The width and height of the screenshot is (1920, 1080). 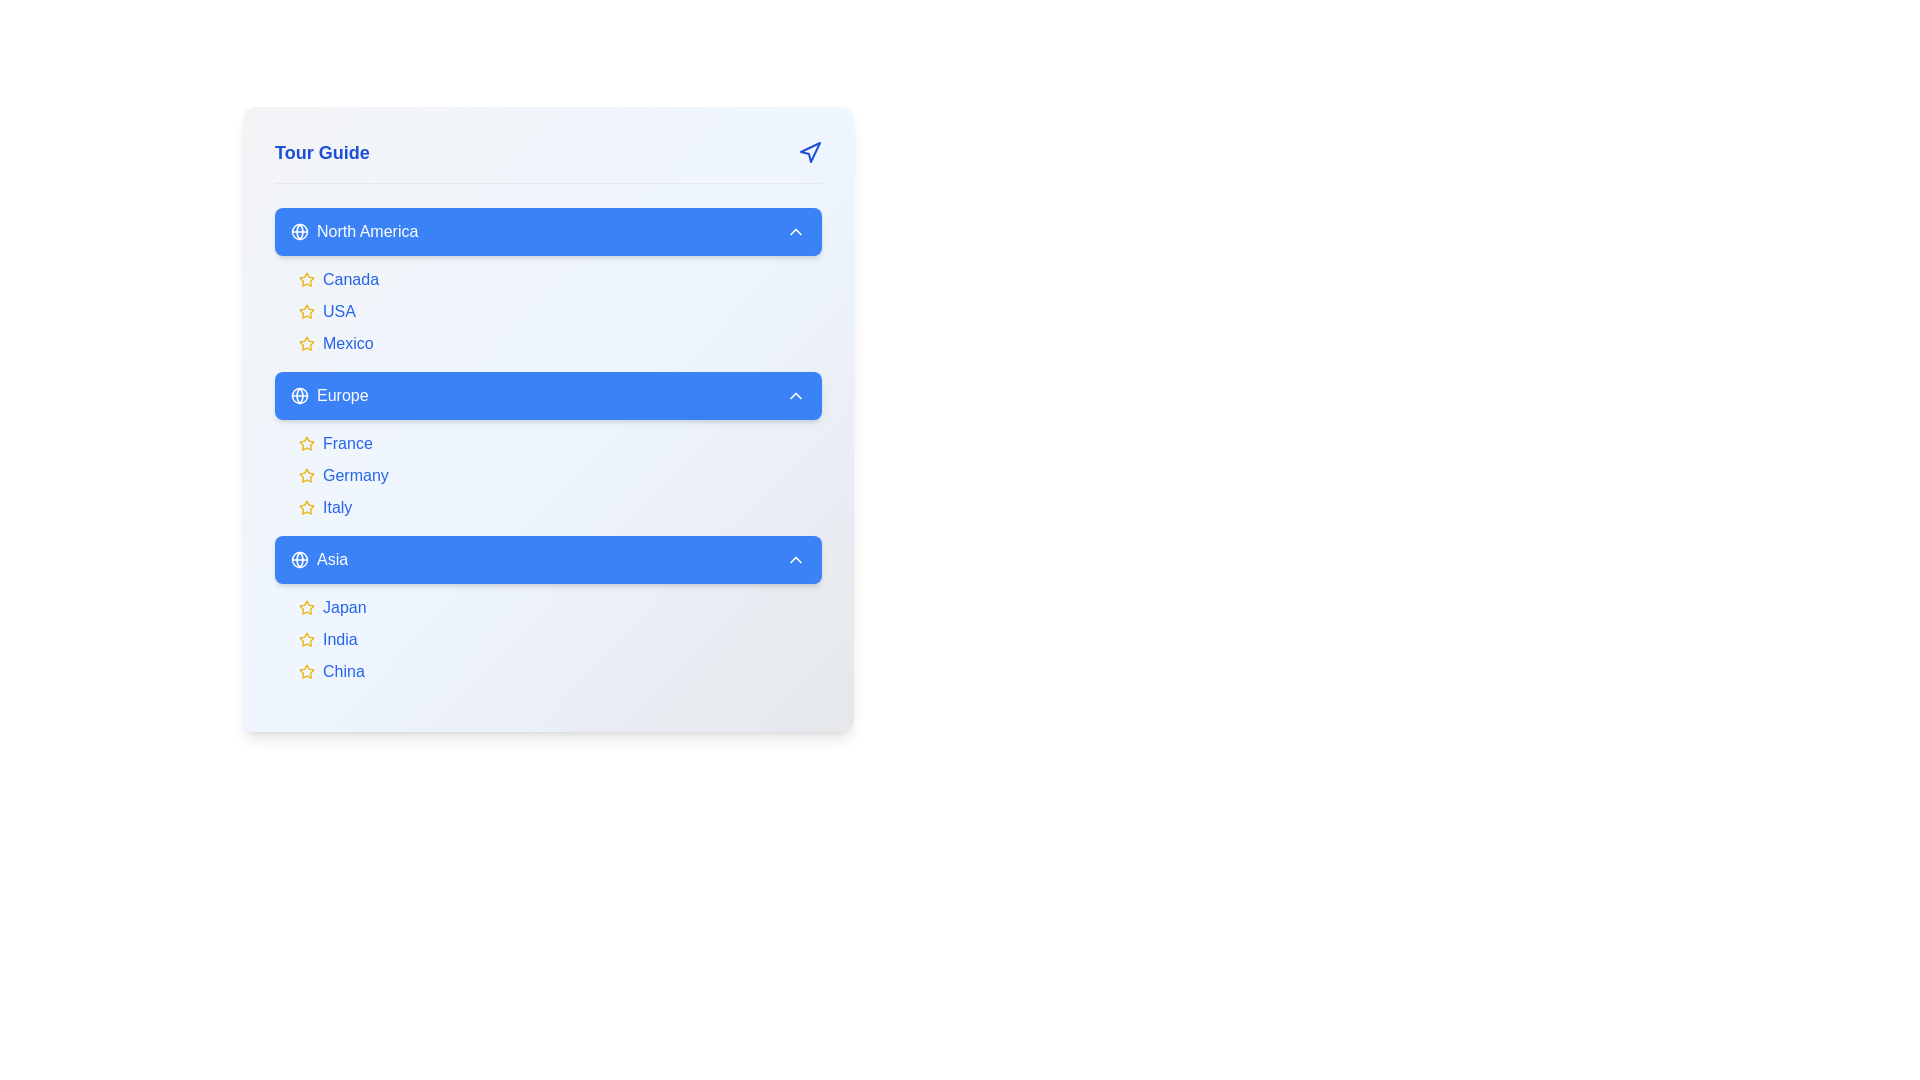 I want to click on the hyperlink text displaying 'Germany', so click(x=355, y=475).